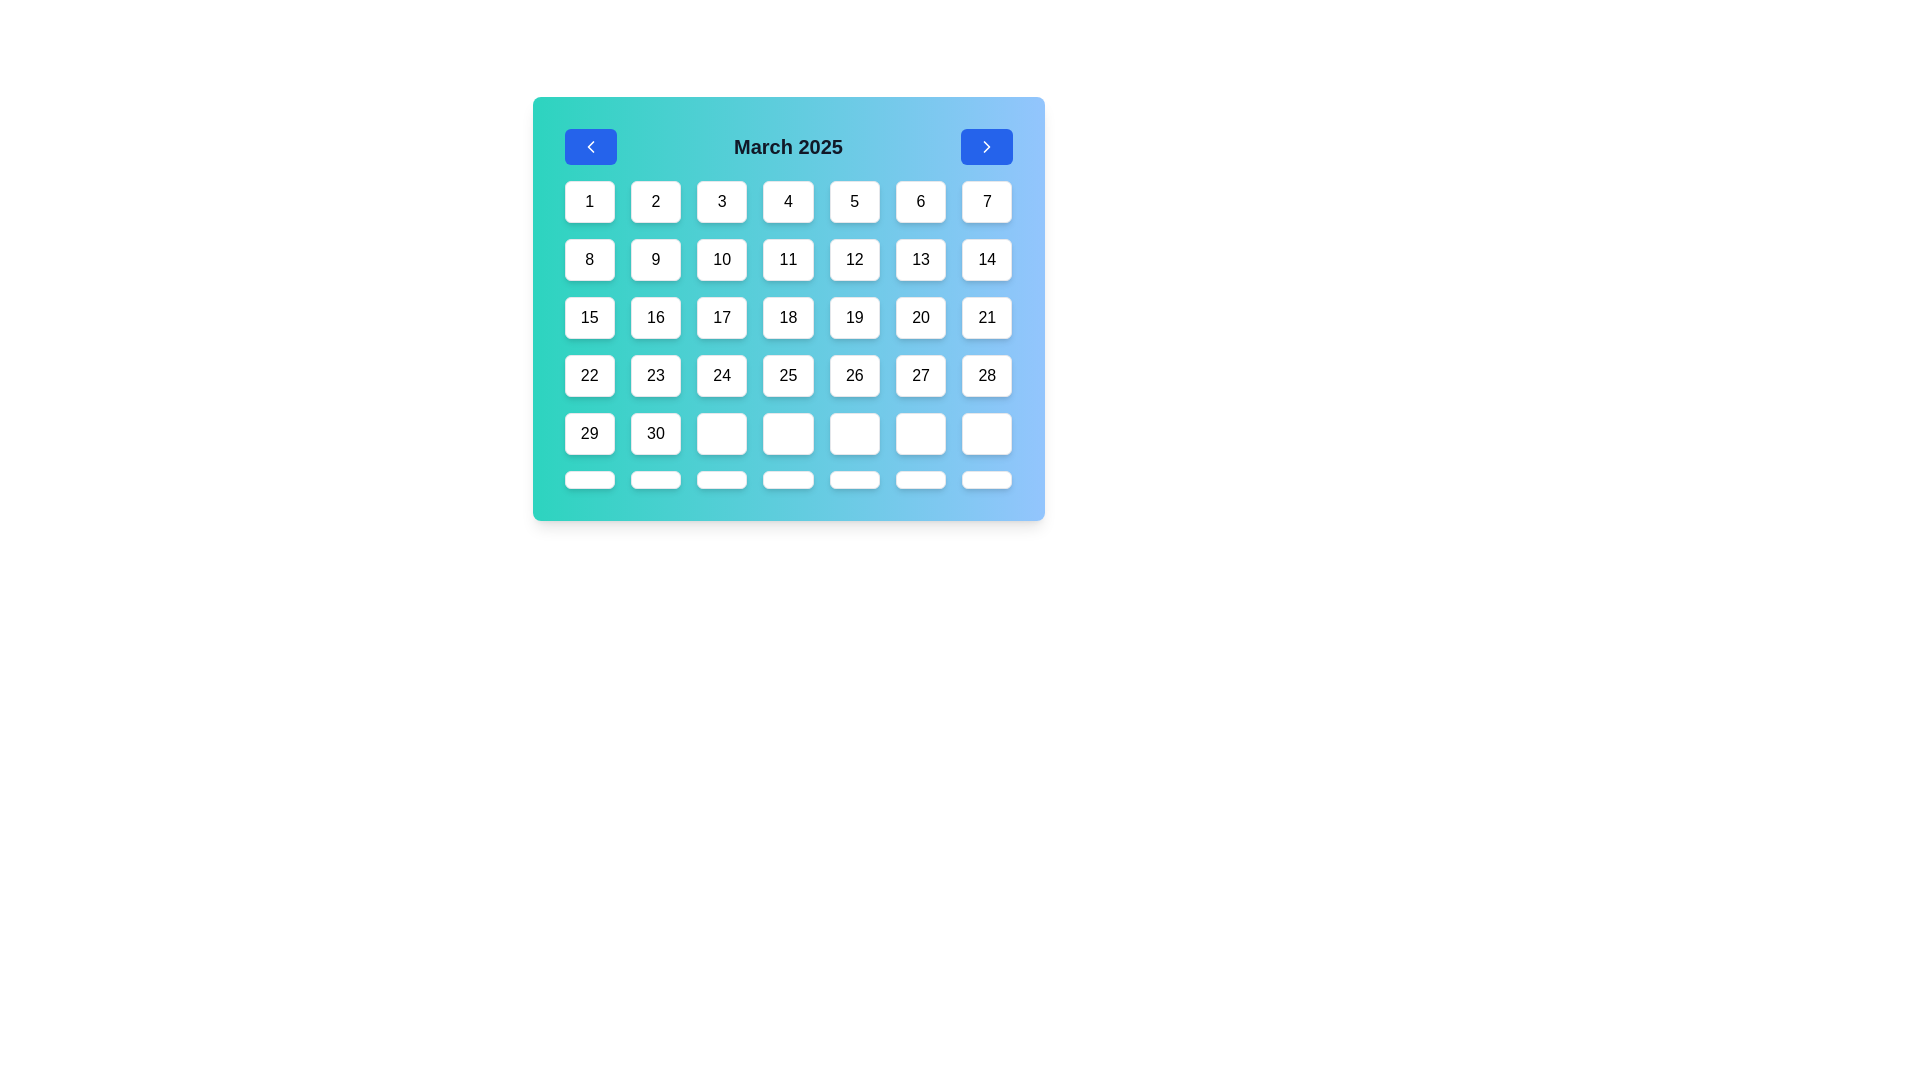 The width and height of the screenshot is (1920, 1080). I want to click on the placeholder element located in the bottom row of the grid, specifically the third element from the left, so click(721, 479).